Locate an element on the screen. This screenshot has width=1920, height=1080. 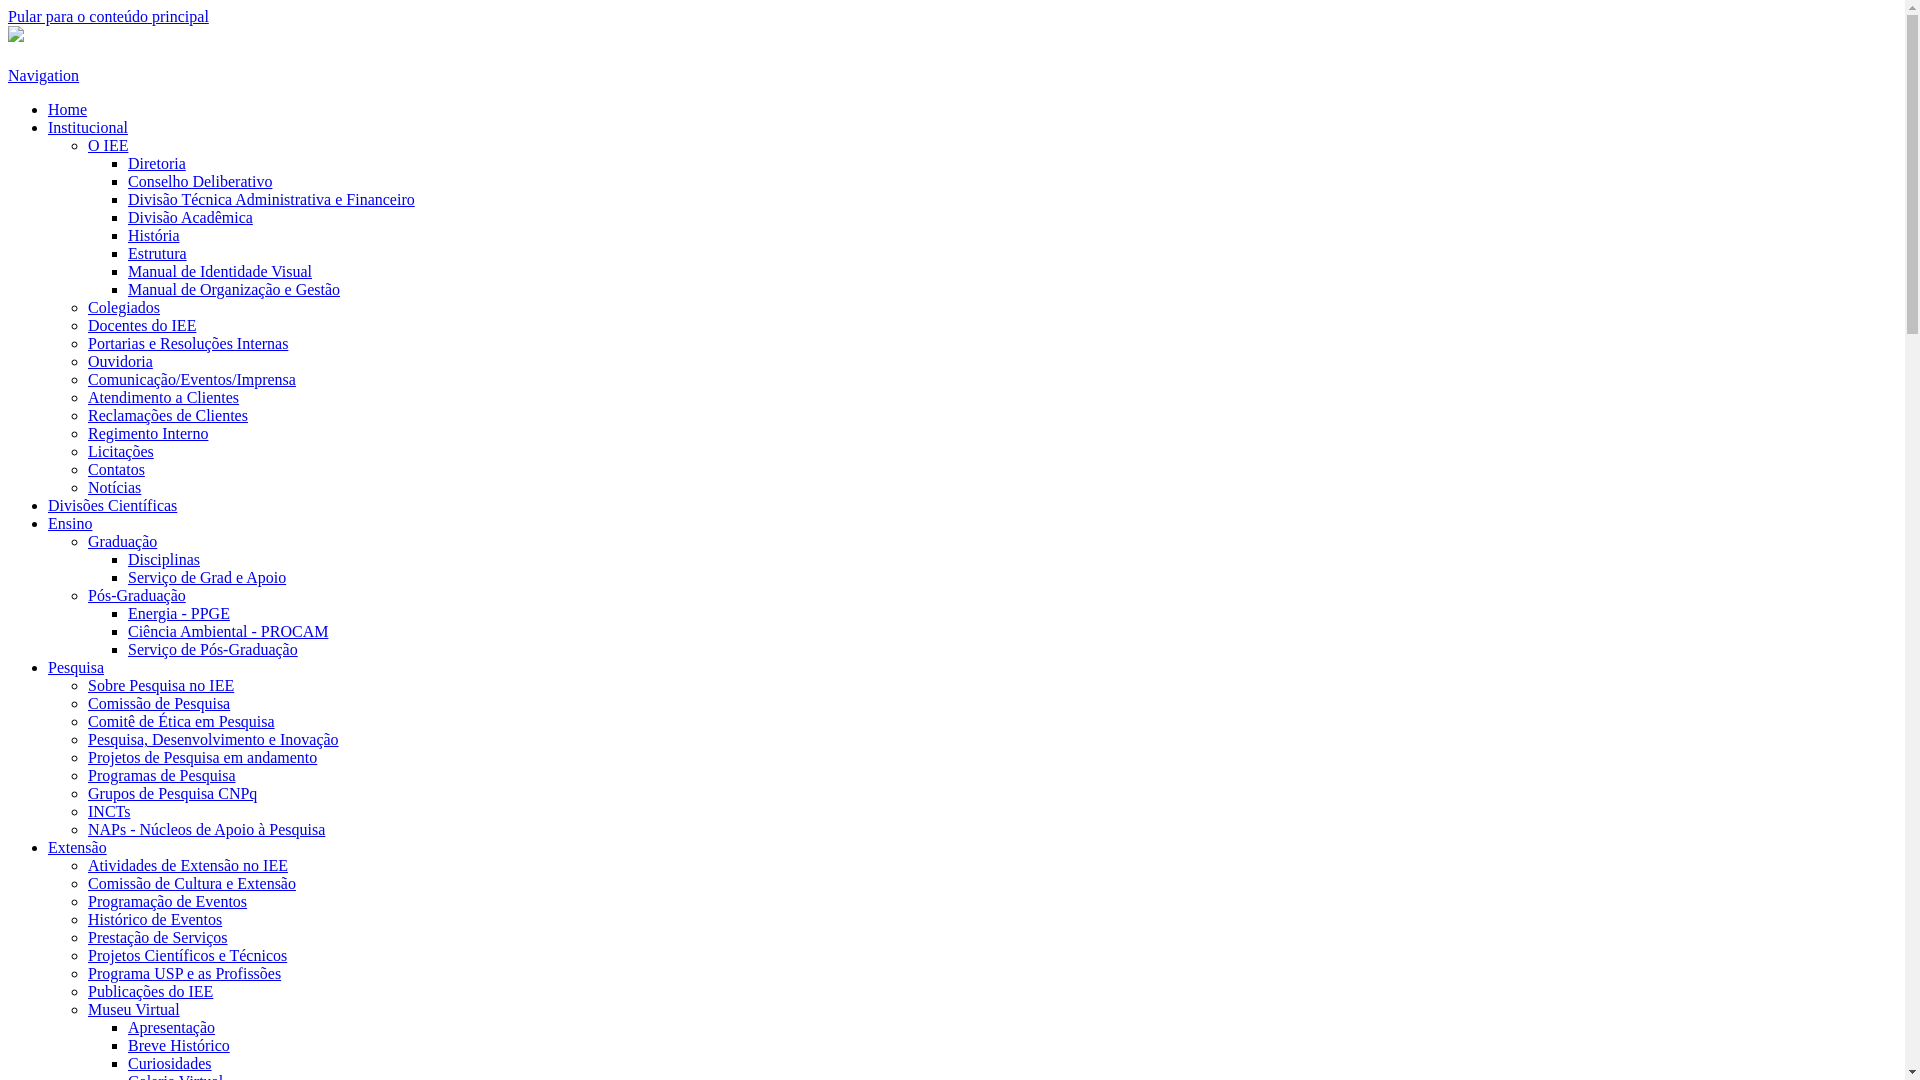
'Docentes do IEE' is located at coordinates (141, 324).